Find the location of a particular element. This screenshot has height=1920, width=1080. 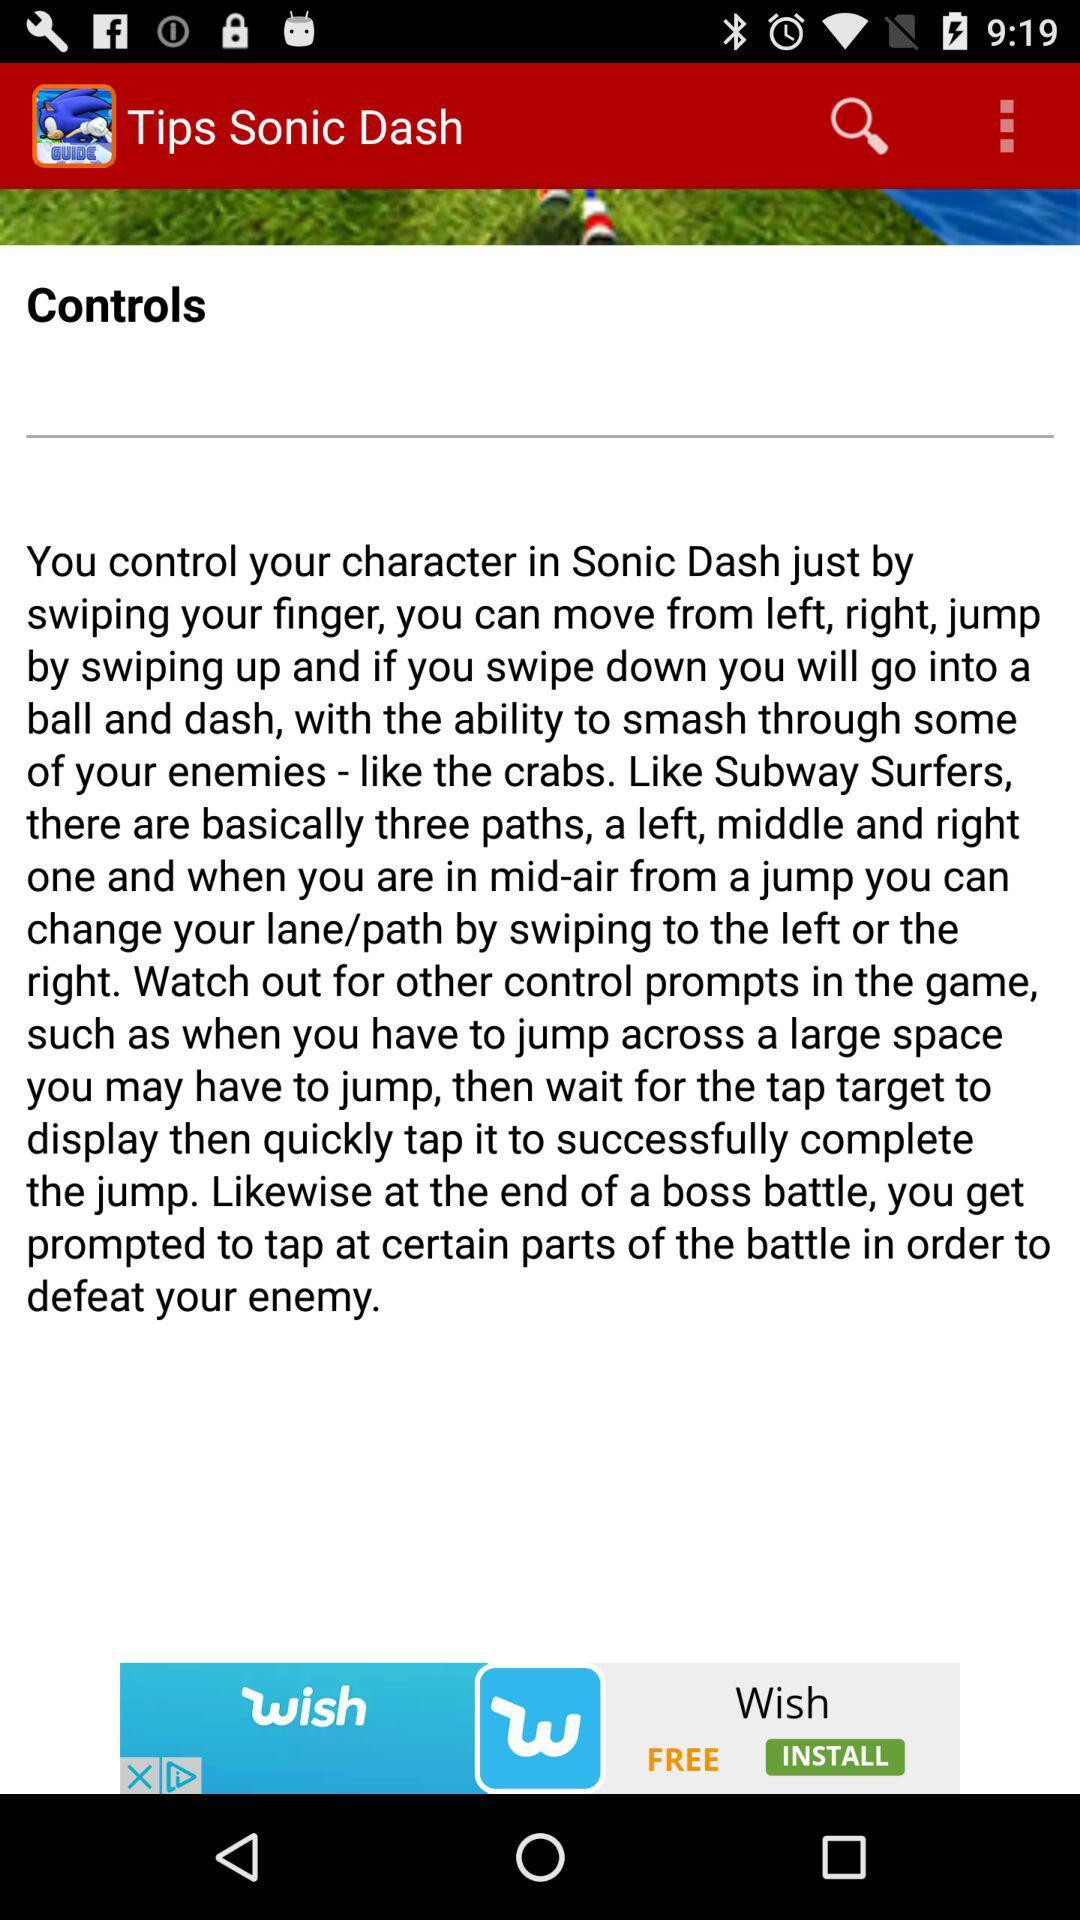

installs the wish app is located at coordinates (540, 1727).